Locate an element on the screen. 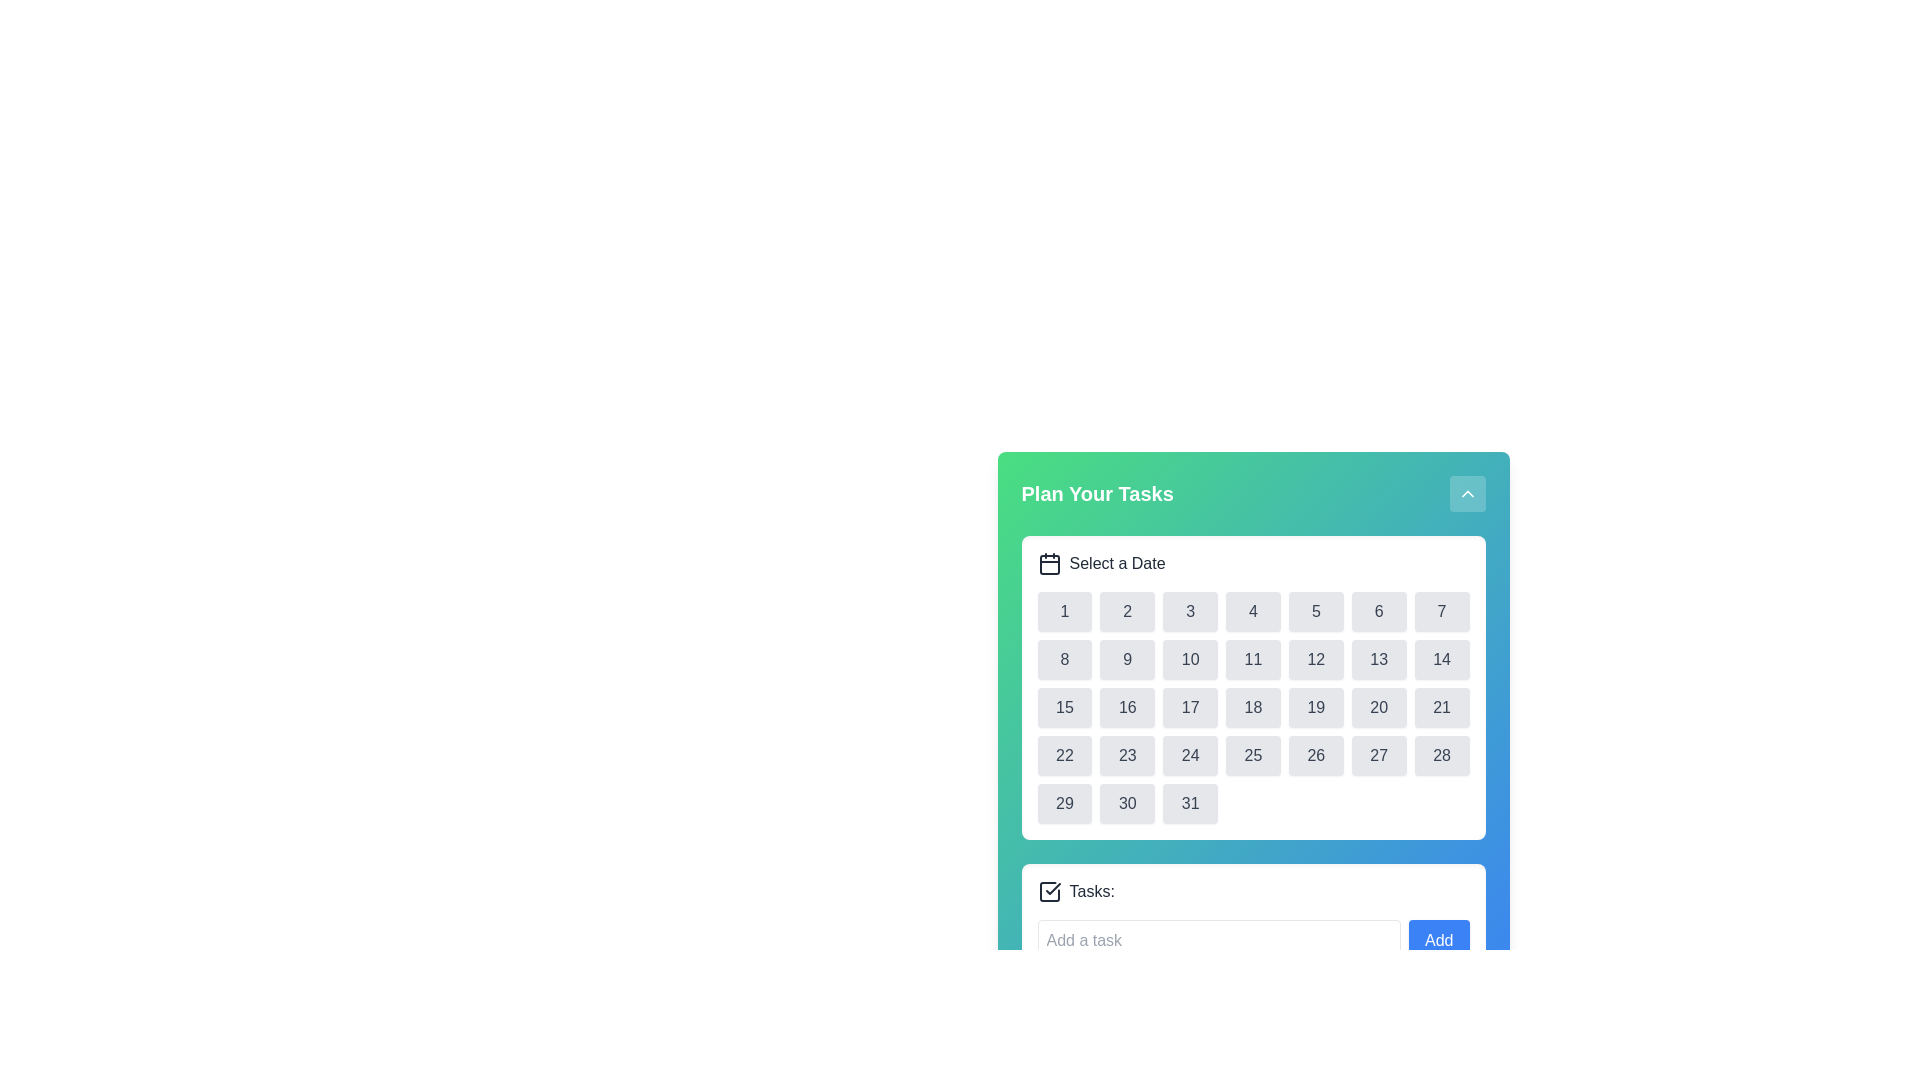 The height and width of the screenshot is (1080, 1920). the calendar day button located in the fourth column of the first row below the 'Select a Date' header is located at coordinates (1252, 611).